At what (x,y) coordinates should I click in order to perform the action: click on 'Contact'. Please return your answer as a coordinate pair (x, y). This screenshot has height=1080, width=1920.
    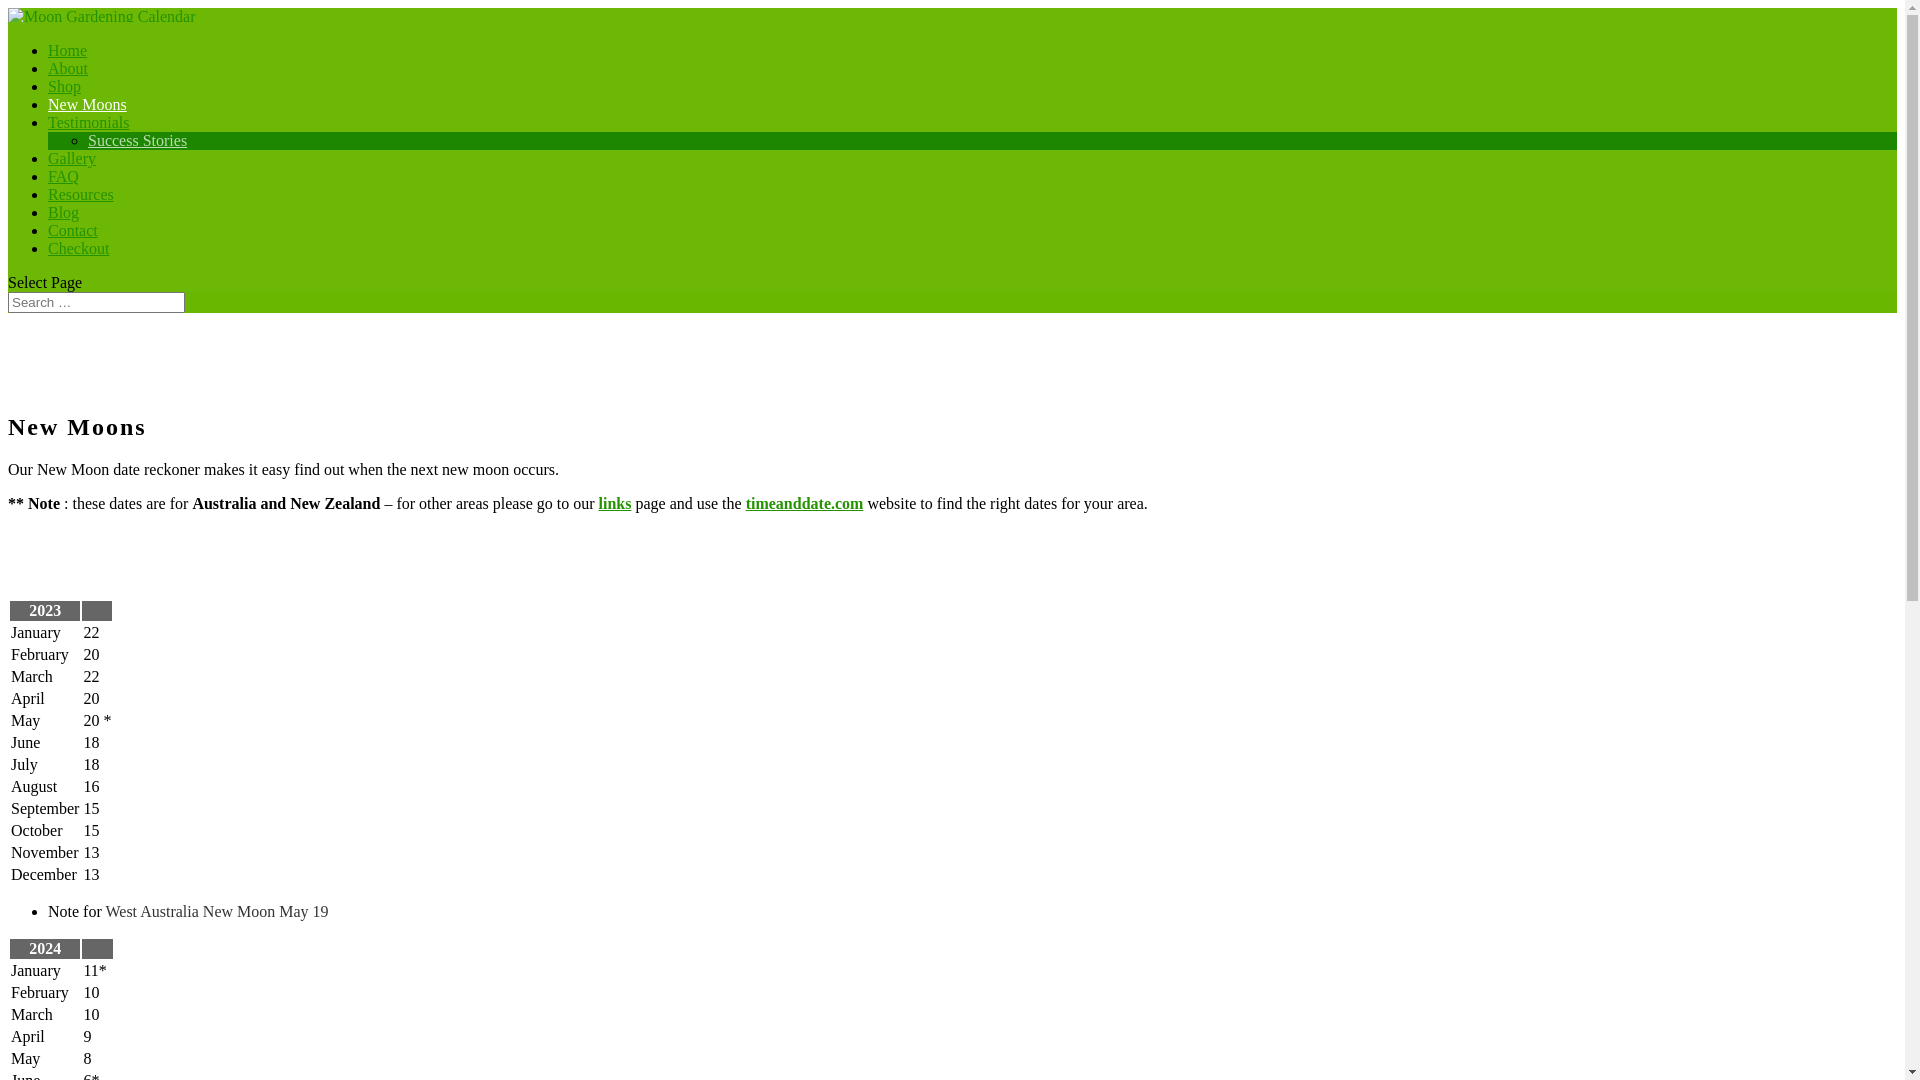
    Looking at the image, I should click on (72, 238).